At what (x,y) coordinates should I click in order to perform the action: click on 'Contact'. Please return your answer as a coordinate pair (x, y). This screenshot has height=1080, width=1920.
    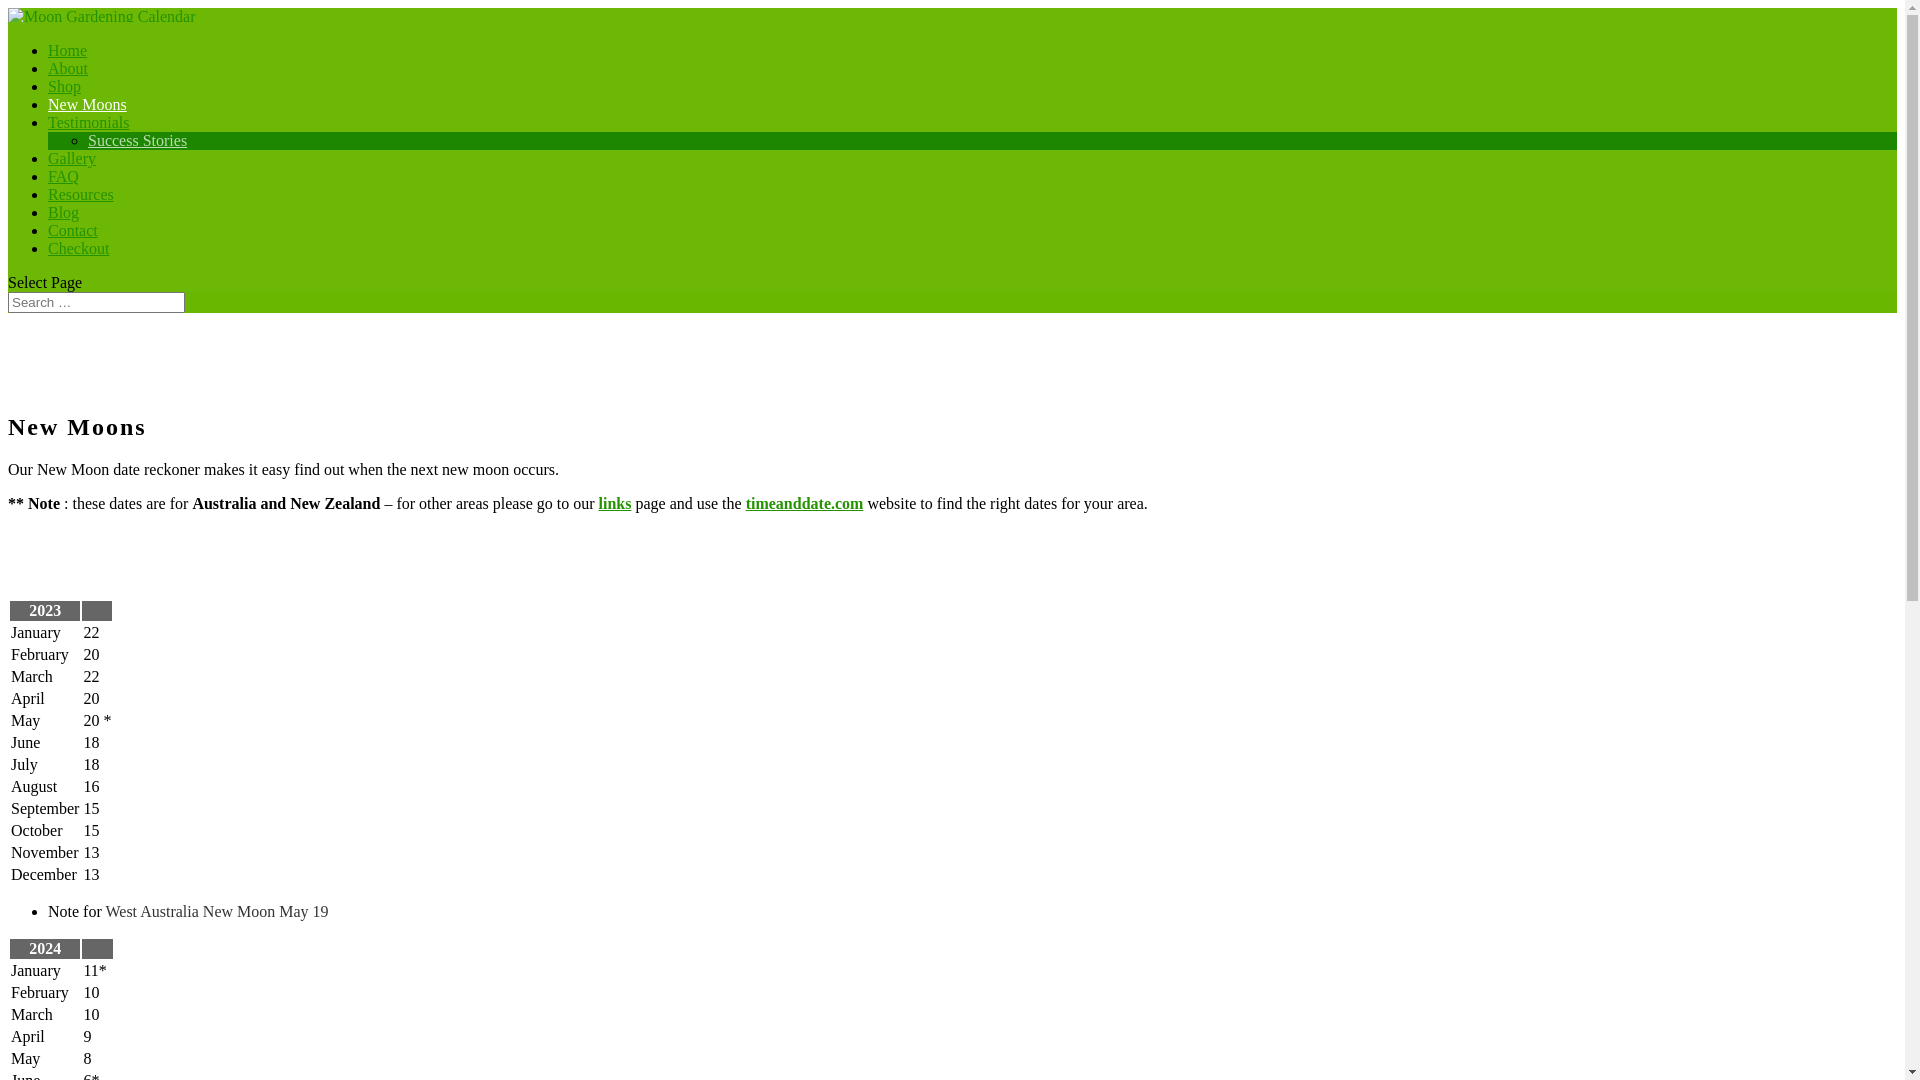
    Looking at the image, I should click on (72, 238).